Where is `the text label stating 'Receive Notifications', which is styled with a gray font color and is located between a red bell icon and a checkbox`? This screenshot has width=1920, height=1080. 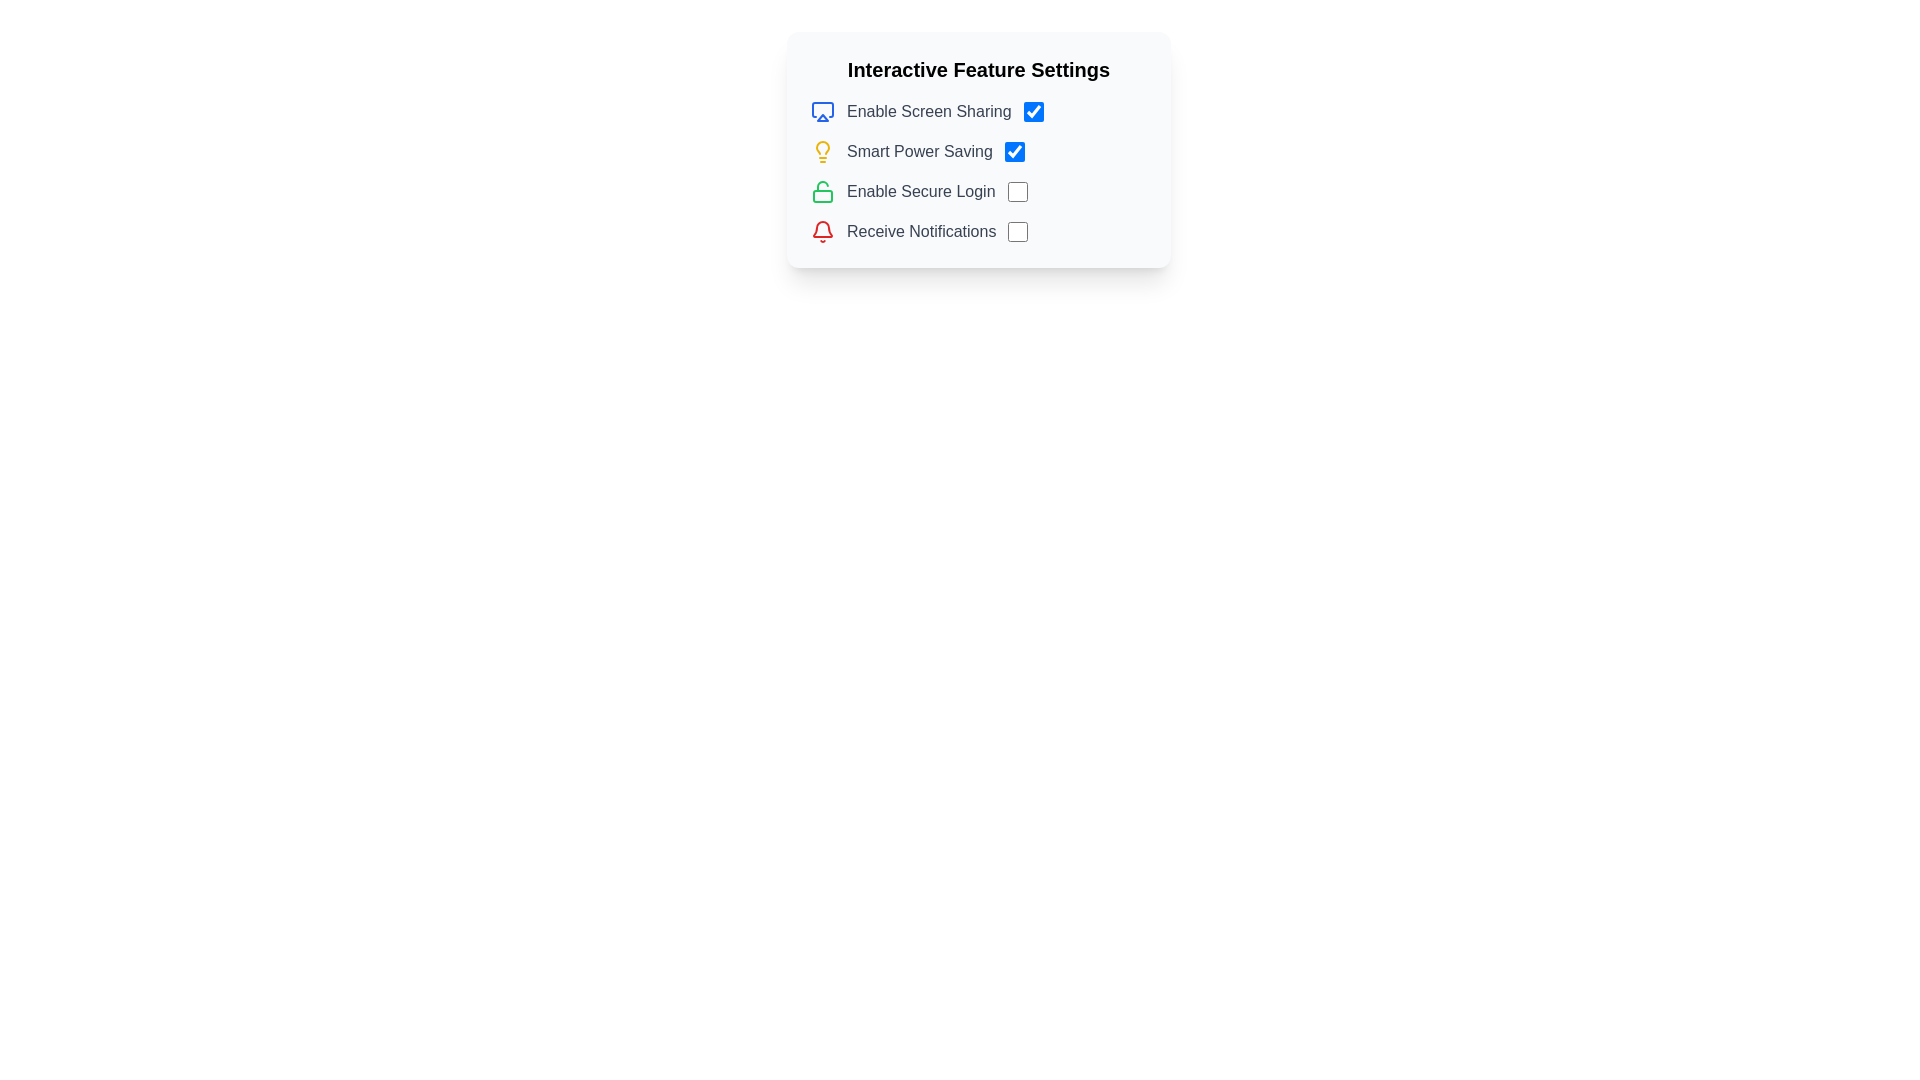 the text label stating 'Receive Notifications', which is styled with a gray font color and is located between a red bell icon and a checkbox is located at coordinates (920, 230).